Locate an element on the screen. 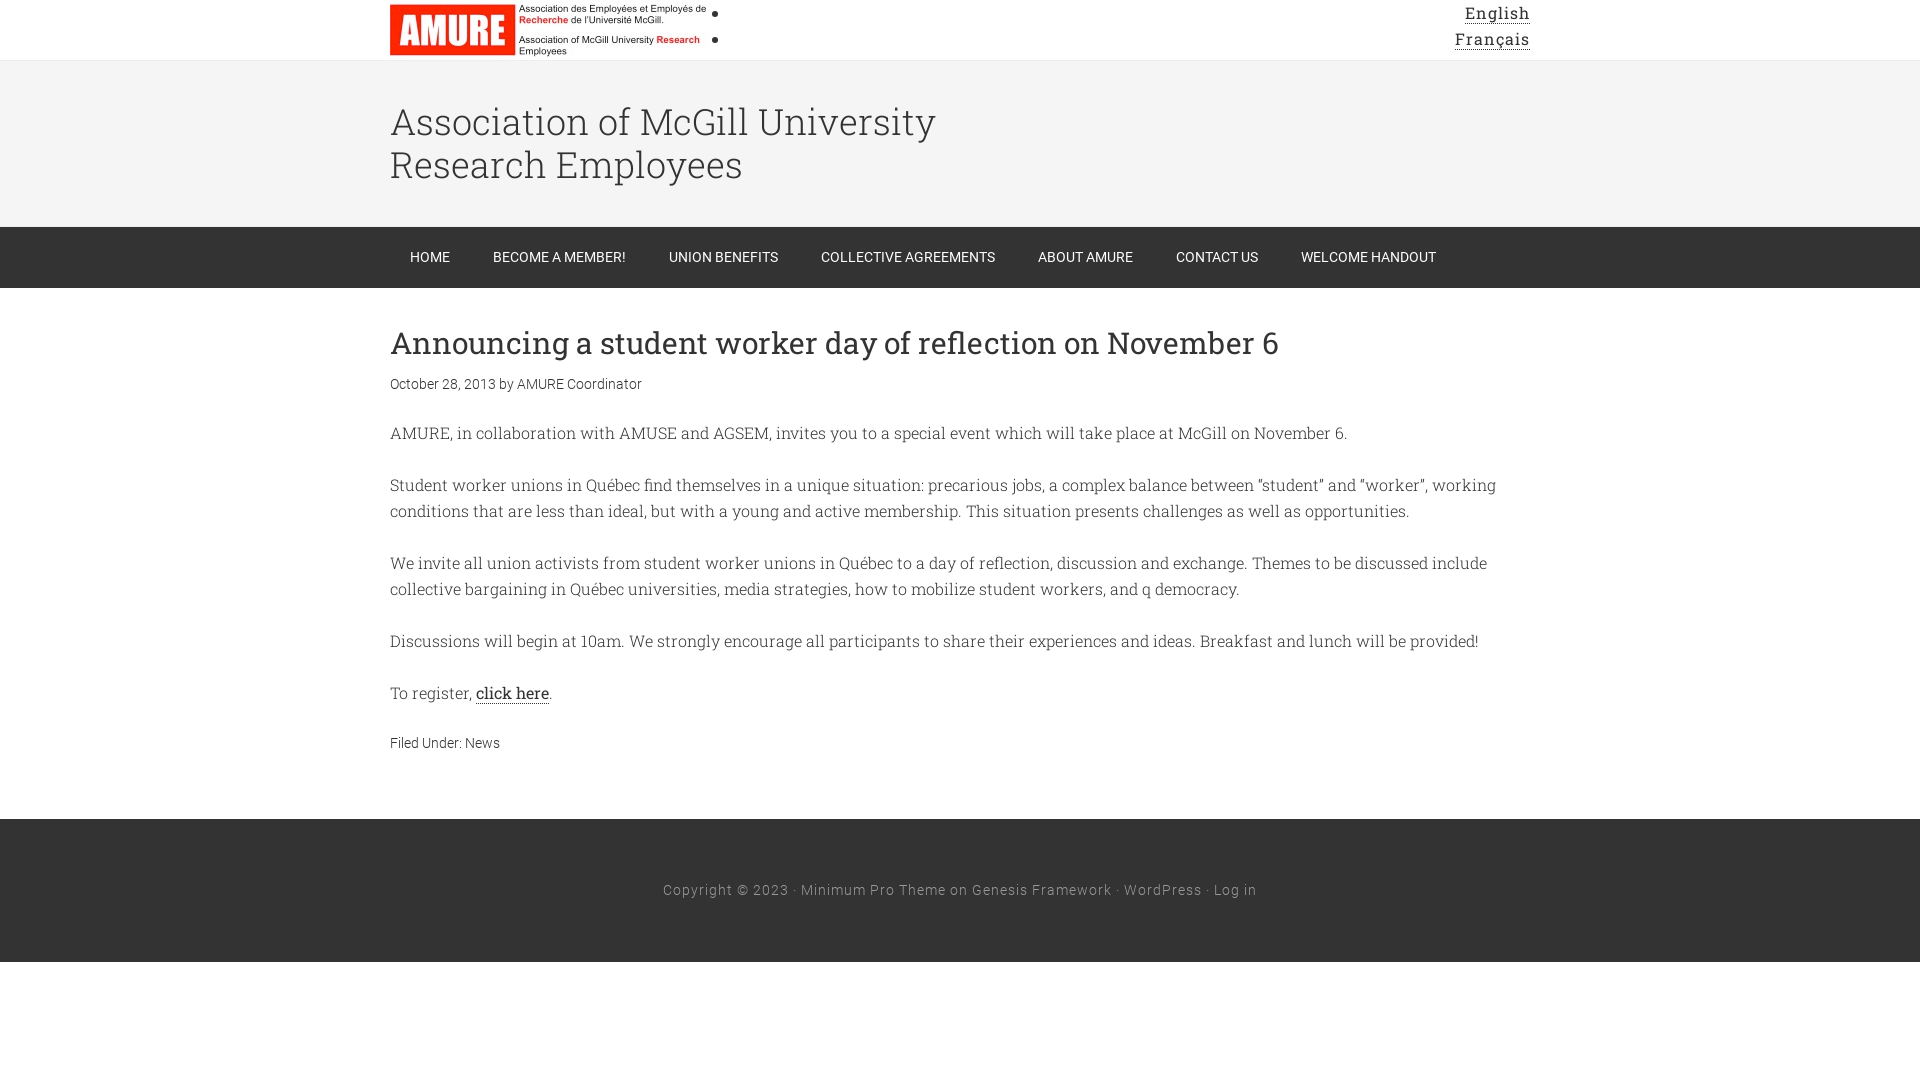 This screenshot has width=1920, height=1080. 'HOME' is located at coordinates (429, 256).